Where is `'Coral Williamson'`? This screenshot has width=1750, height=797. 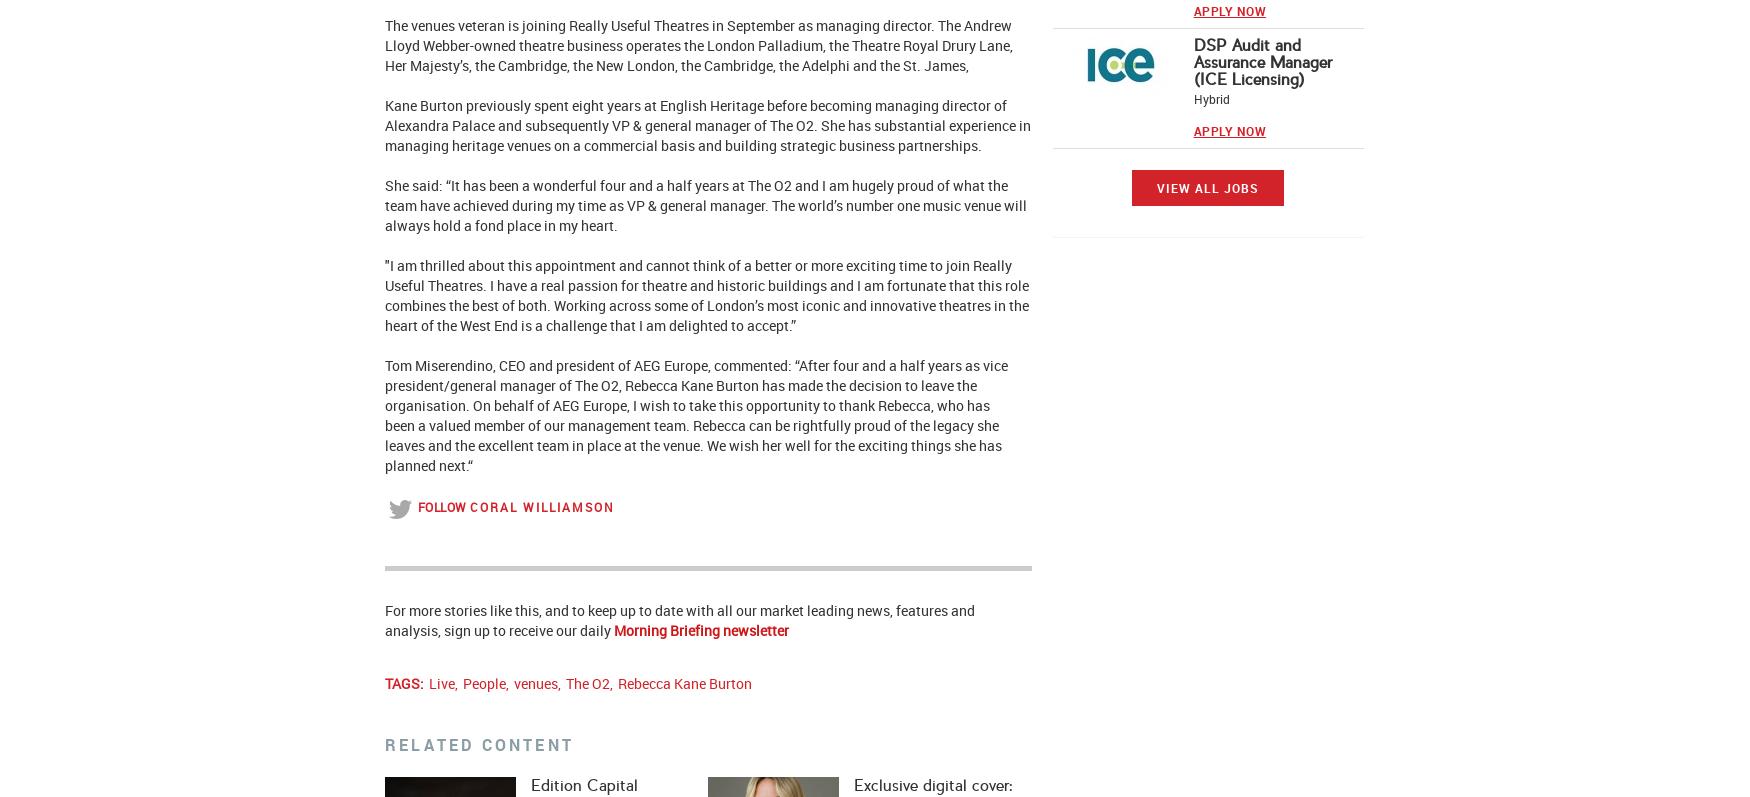 'Coral Williamson' is located at coordinates (541, 505).